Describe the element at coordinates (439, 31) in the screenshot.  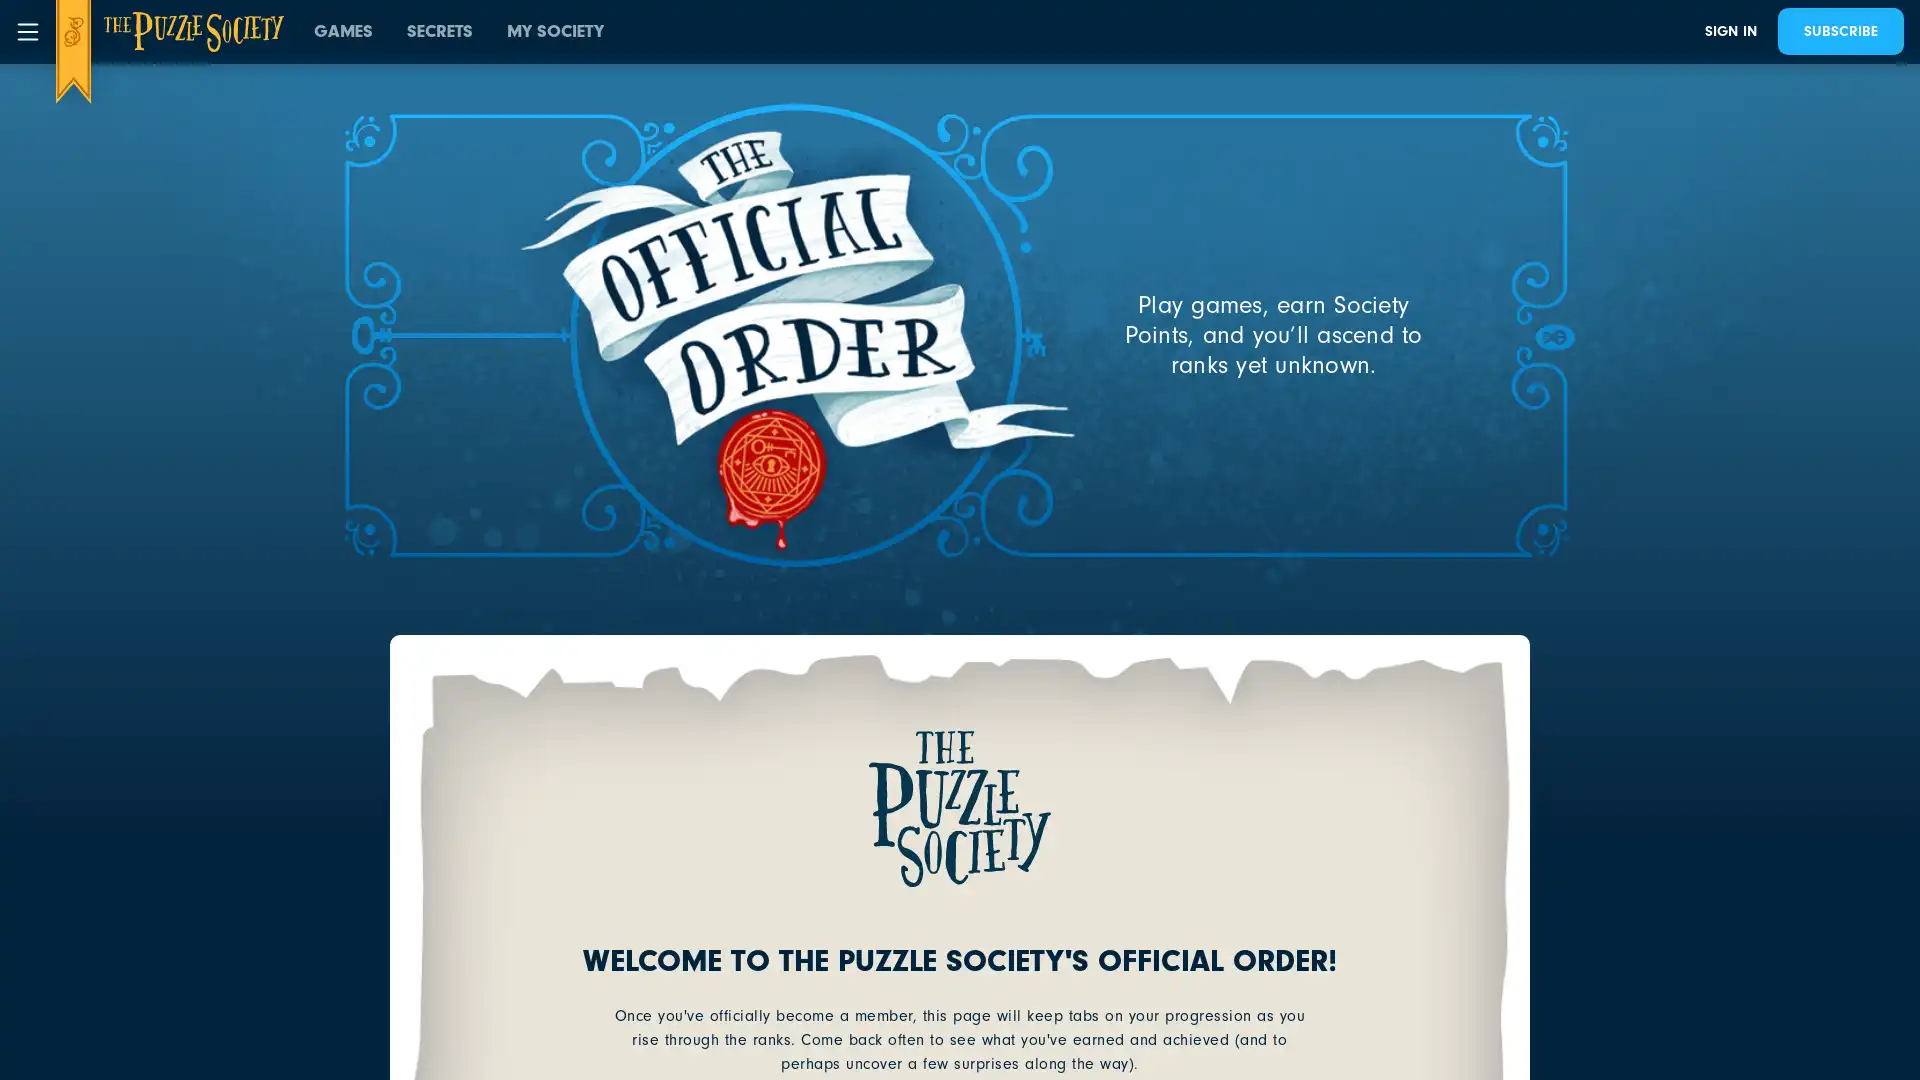
I see `SECRETS` at that location.